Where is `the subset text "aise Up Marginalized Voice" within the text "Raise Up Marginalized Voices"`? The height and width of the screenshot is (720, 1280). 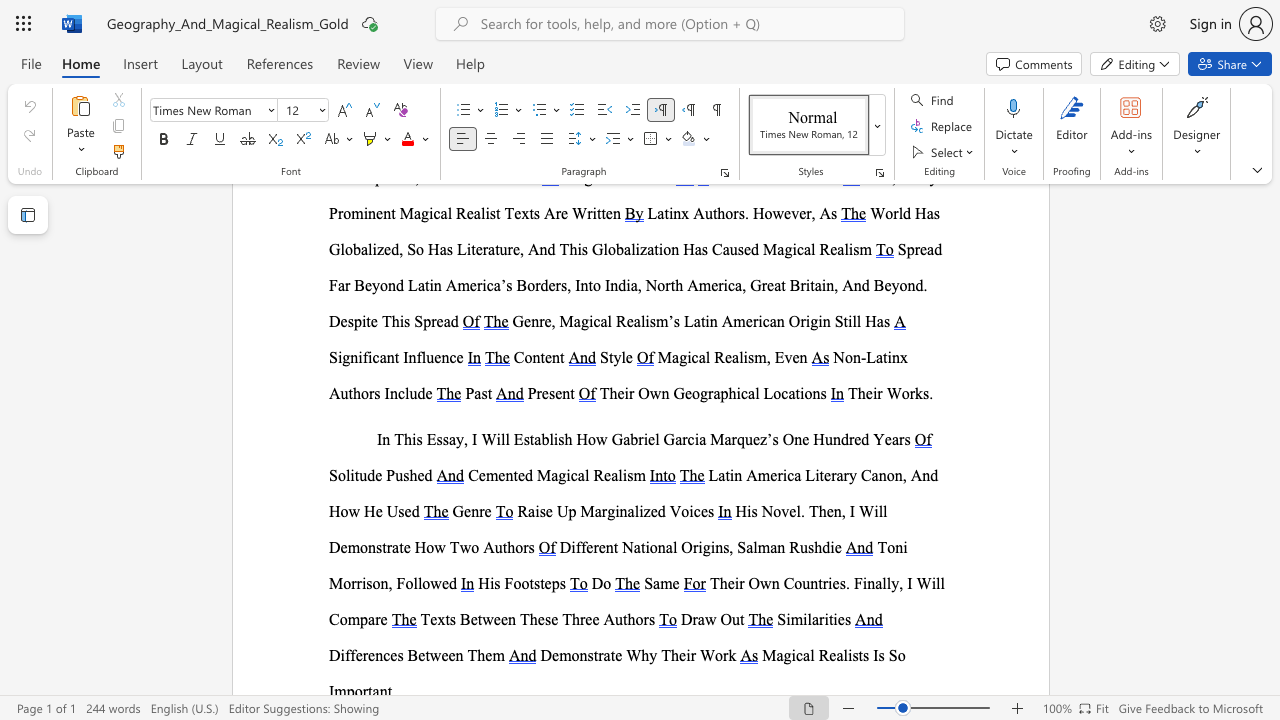
the subset text "aise Up Marginalized Voice" within the text "Raise Up Marginalized Voices" is located at coordinates (528, 510).